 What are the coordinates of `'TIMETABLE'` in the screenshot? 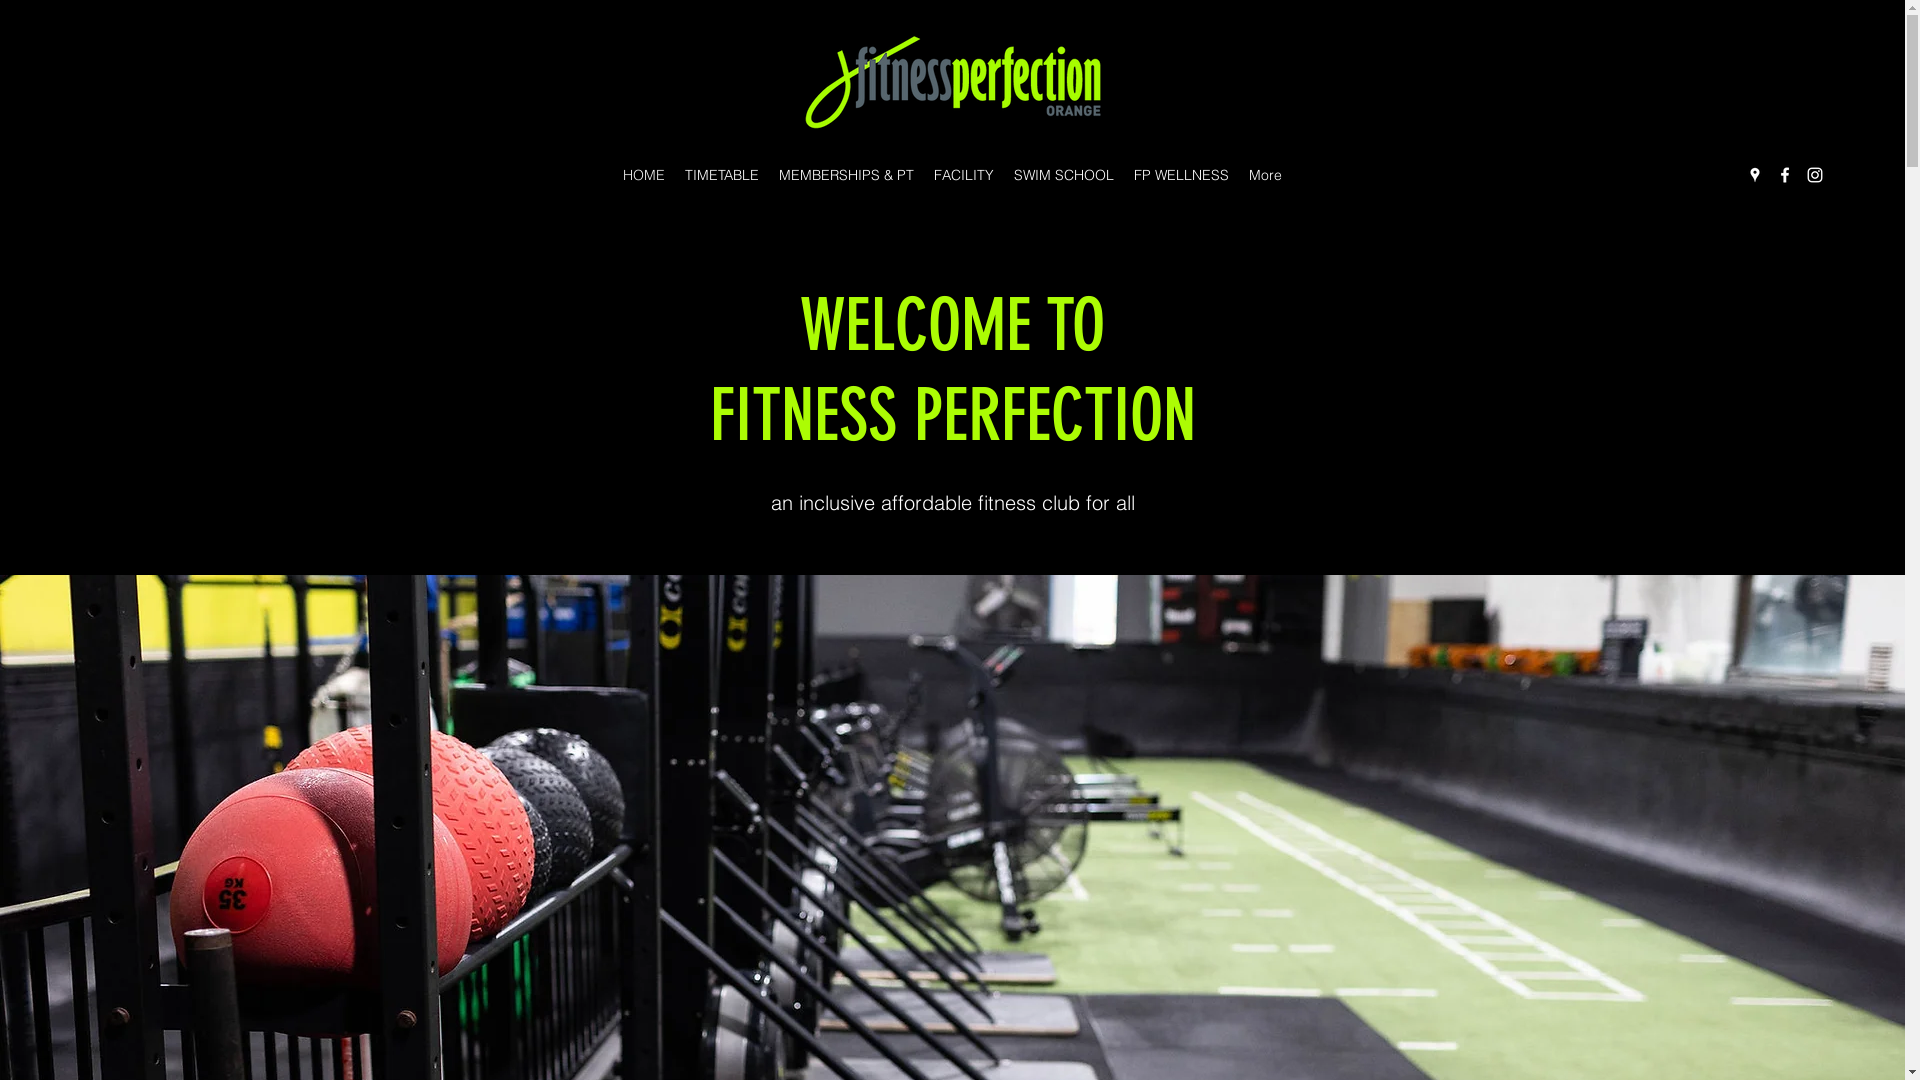 It's located at (720, 173).